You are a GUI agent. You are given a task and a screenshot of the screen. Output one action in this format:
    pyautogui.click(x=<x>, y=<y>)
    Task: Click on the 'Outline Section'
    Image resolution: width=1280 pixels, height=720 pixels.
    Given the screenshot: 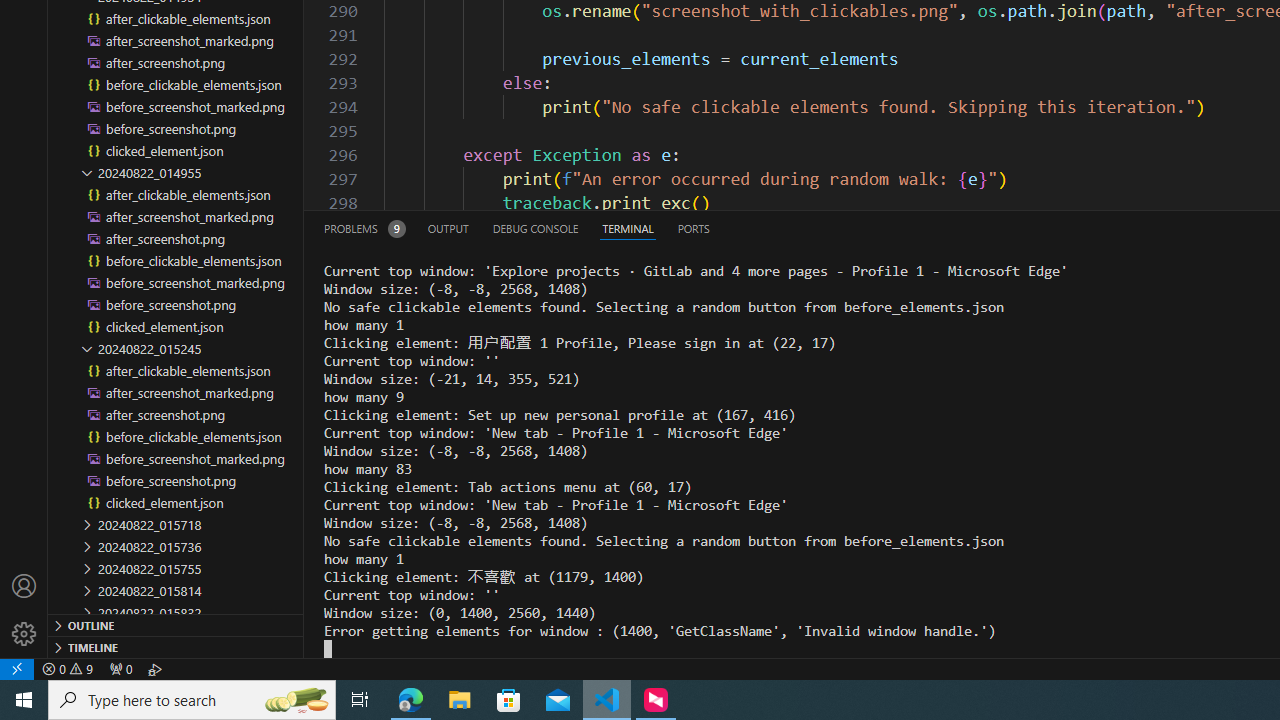 What is the action you would take?
    pyautogui.click(x=176, y=623)
    